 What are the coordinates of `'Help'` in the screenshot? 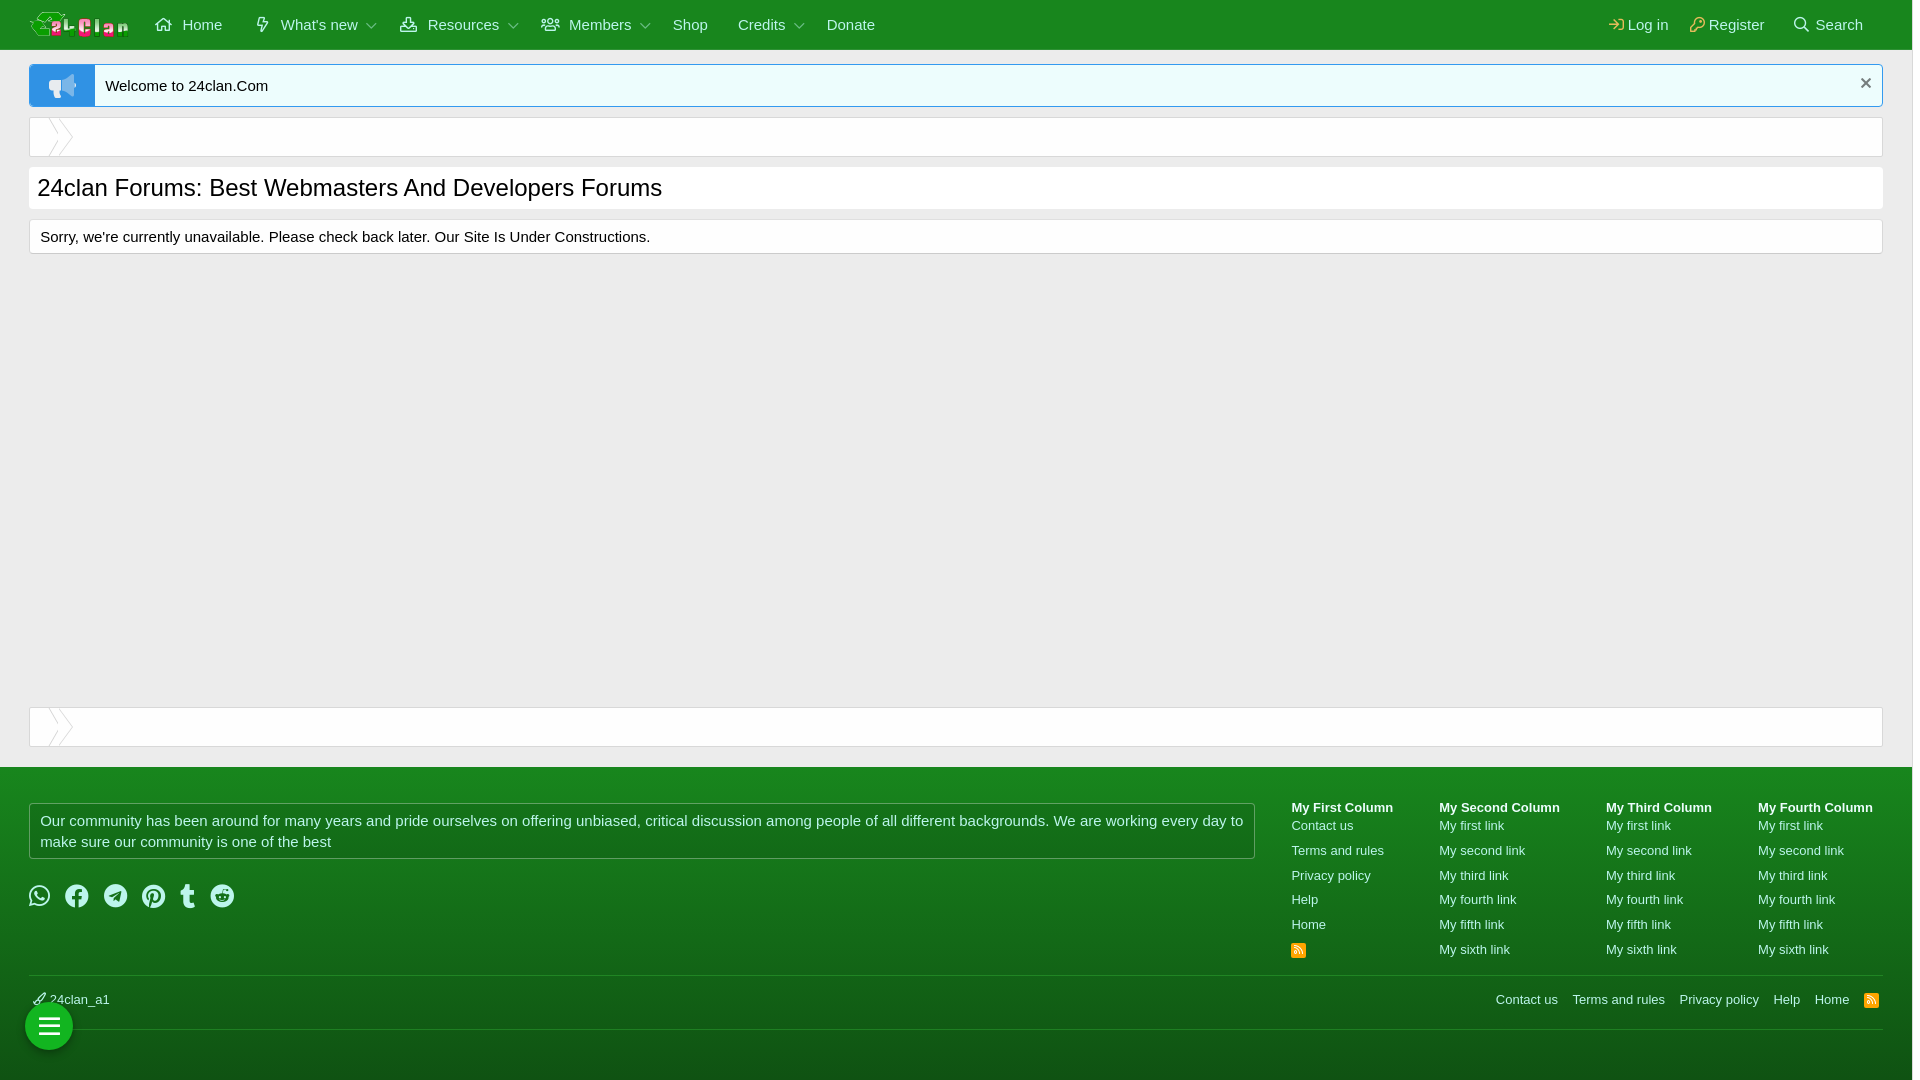 It's located at (1786, 999).